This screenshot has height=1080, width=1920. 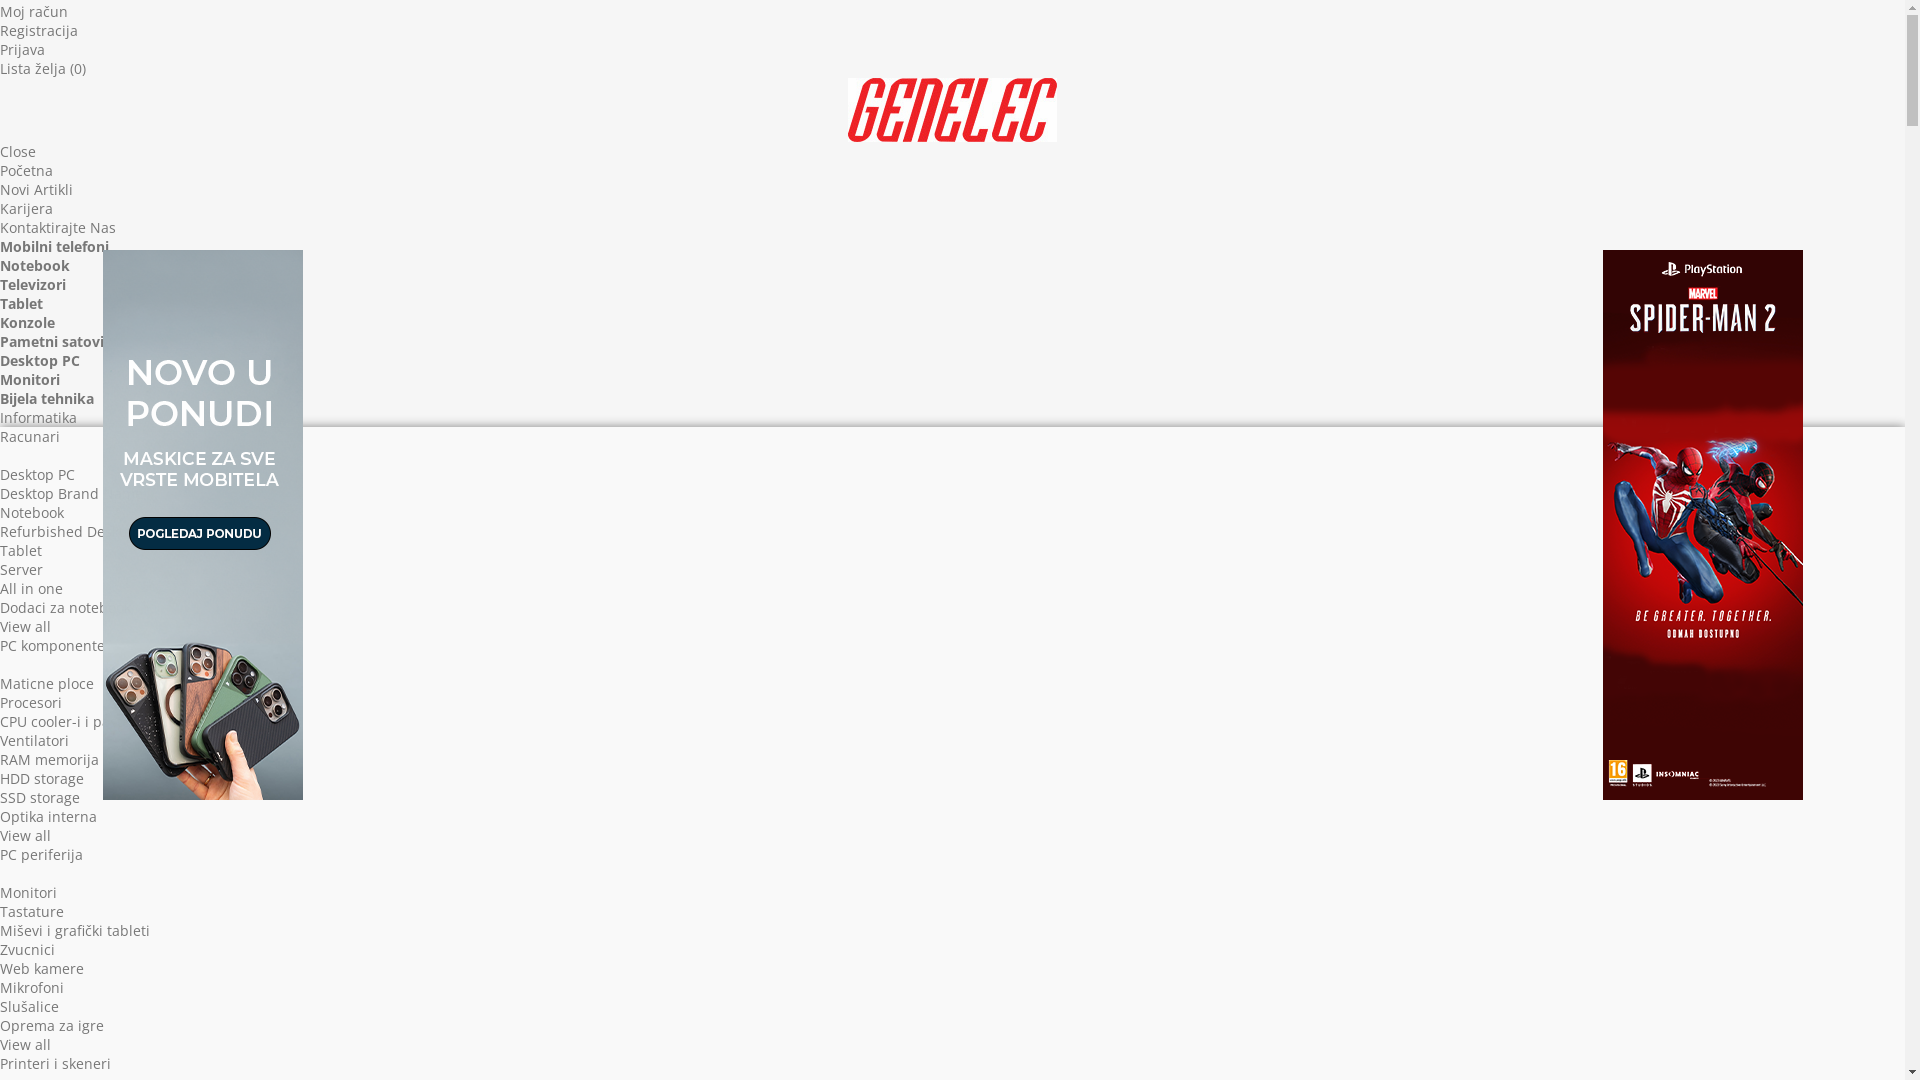 I want to click on 'Bijela tehnika', so click(x=47, y=398).